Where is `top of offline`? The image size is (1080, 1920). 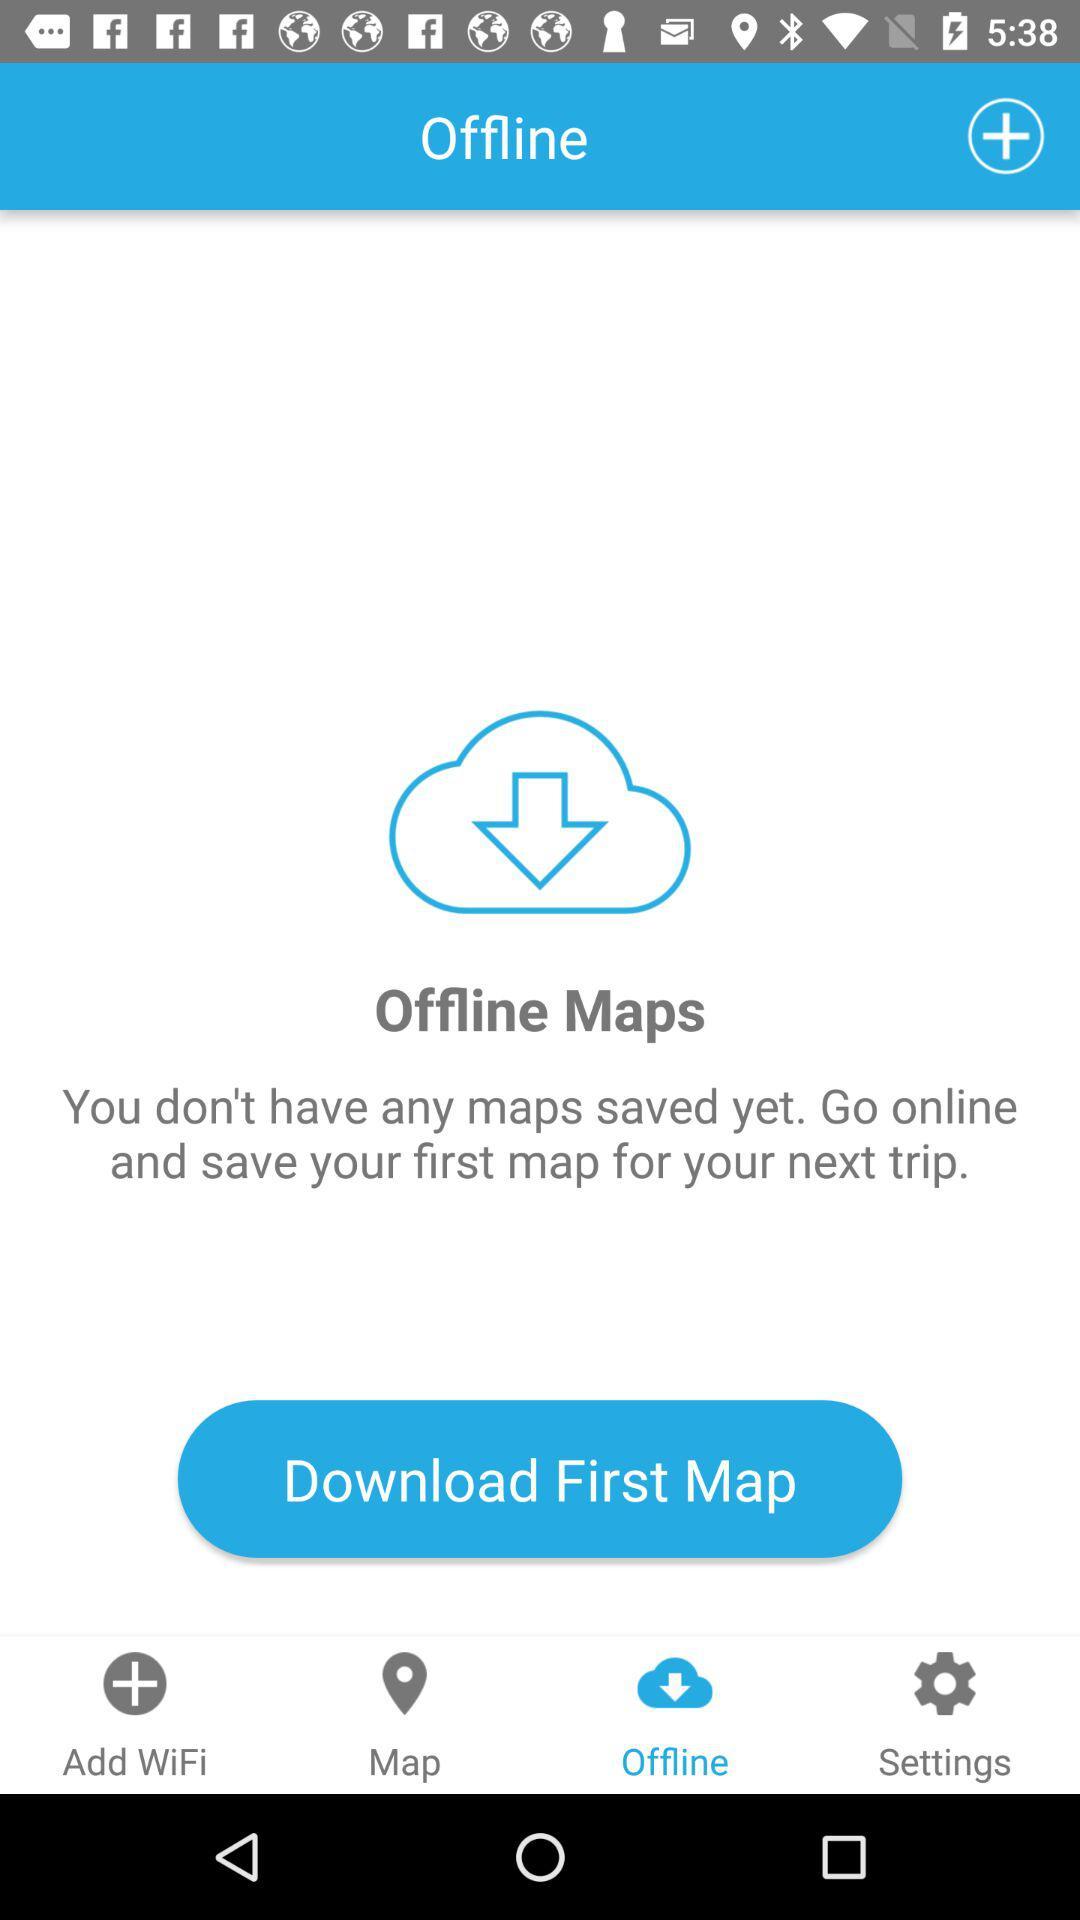 top of offline is located at coordinates (675, 1682).